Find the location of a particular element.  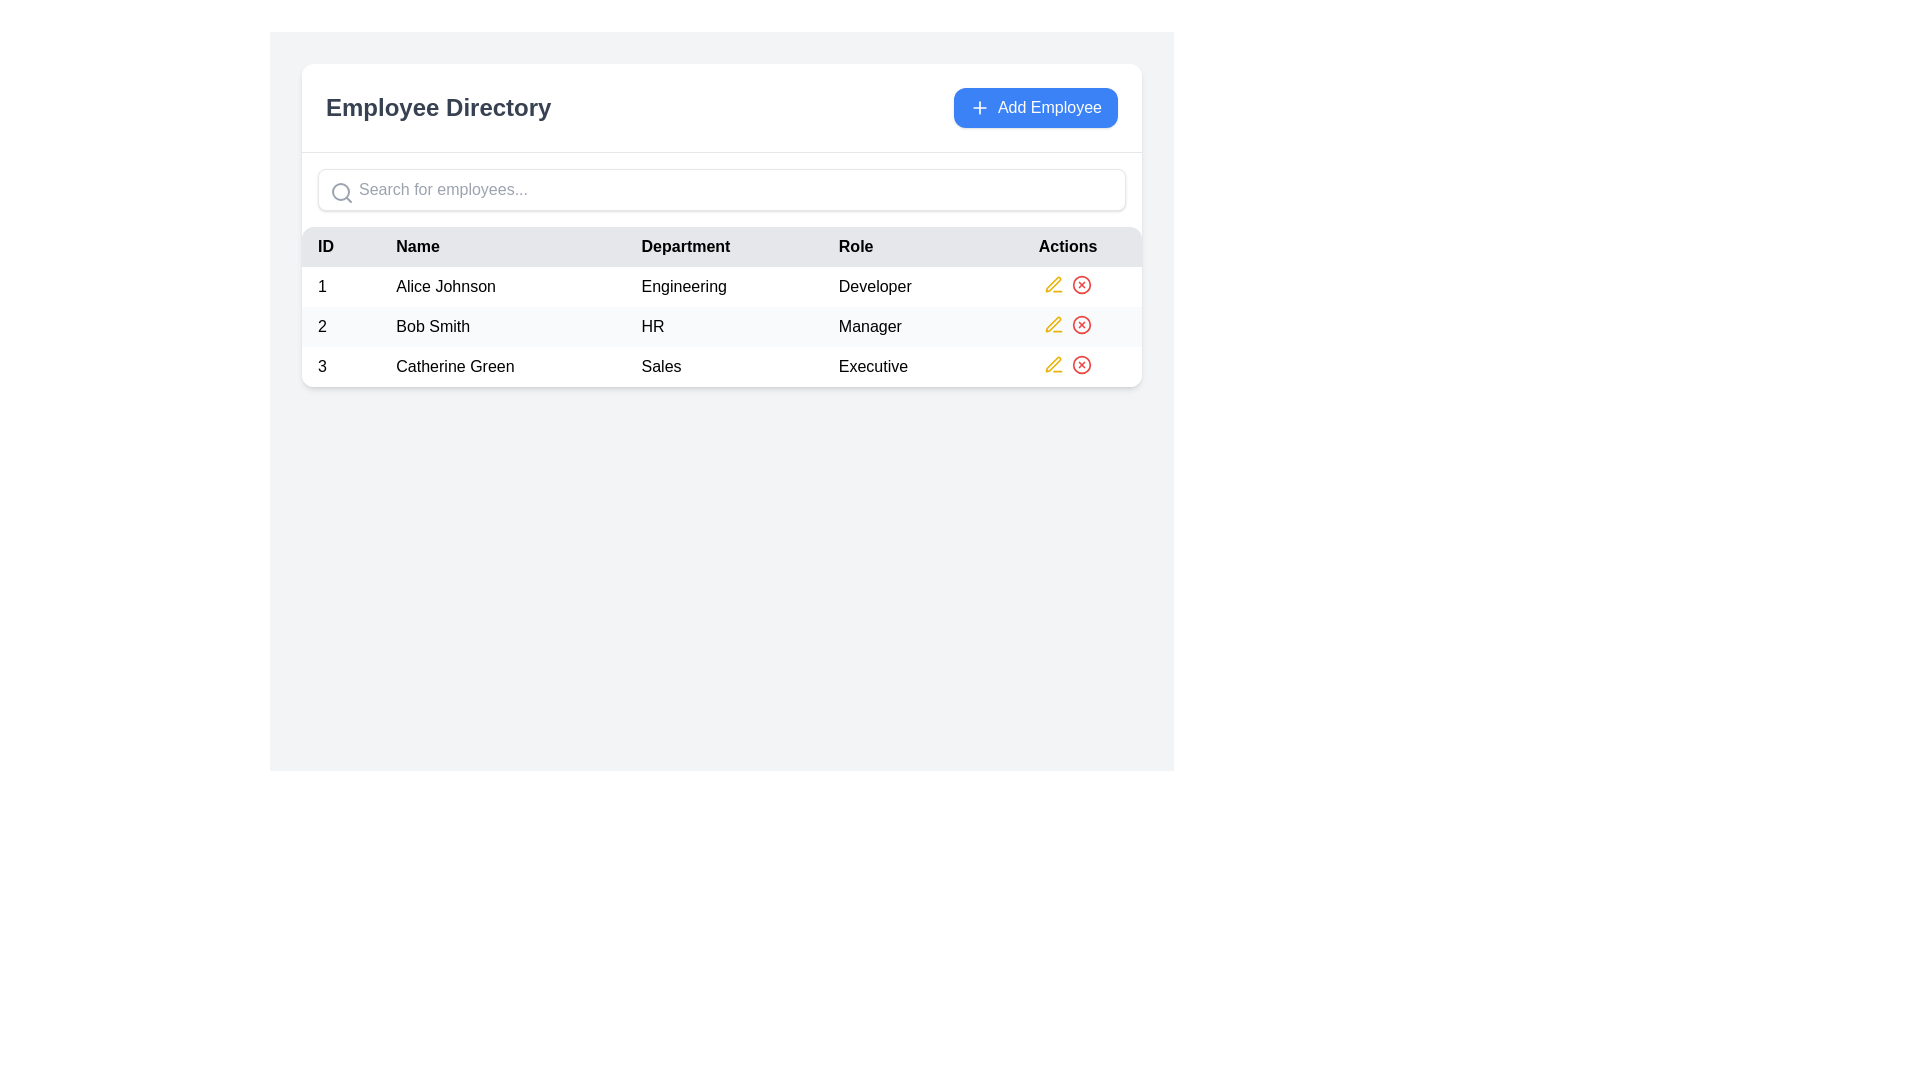

the main circular part of the magnifying glass icon located at the start of the search bar near the top of the interface is located at coordinates (340, 192).